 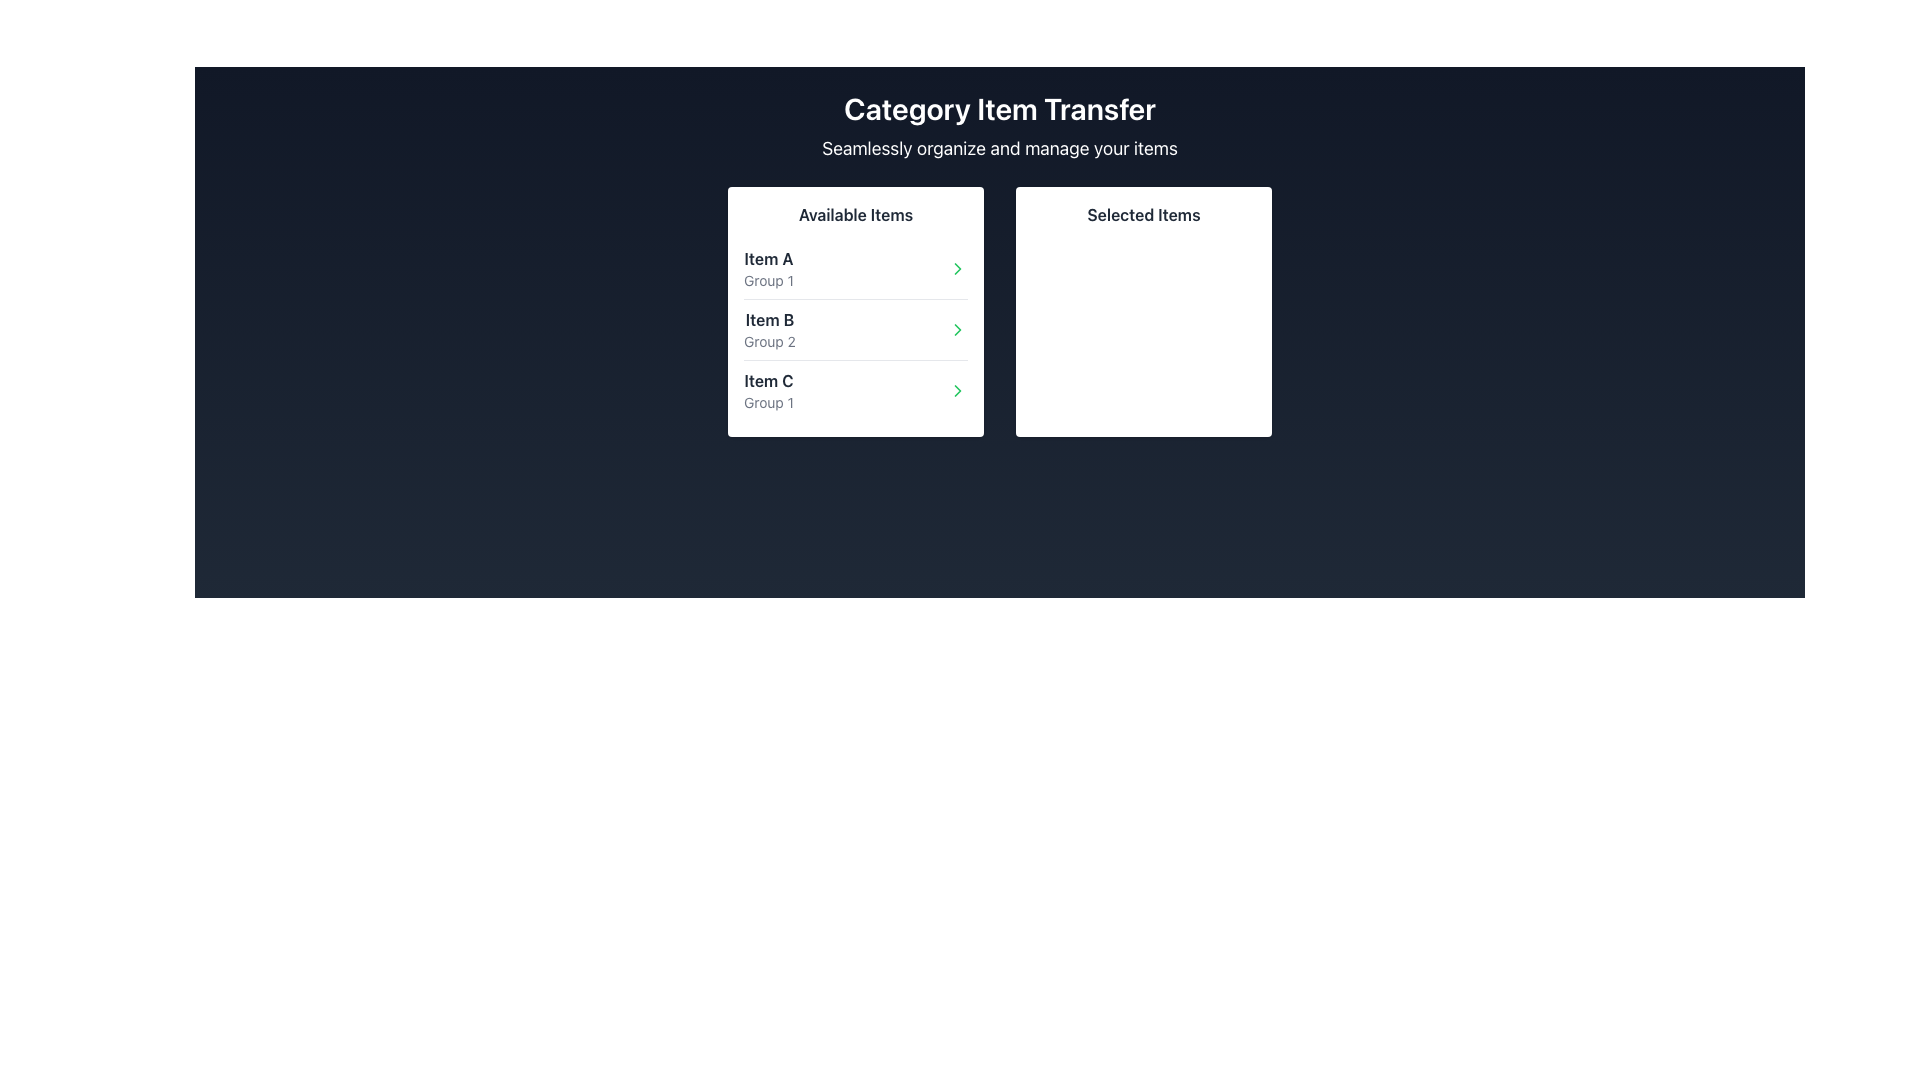 I want to click on the Text Label that serves as a descriptor for 'Item B', located in the left panel under 'Available Items', so click(x=768, y=341).